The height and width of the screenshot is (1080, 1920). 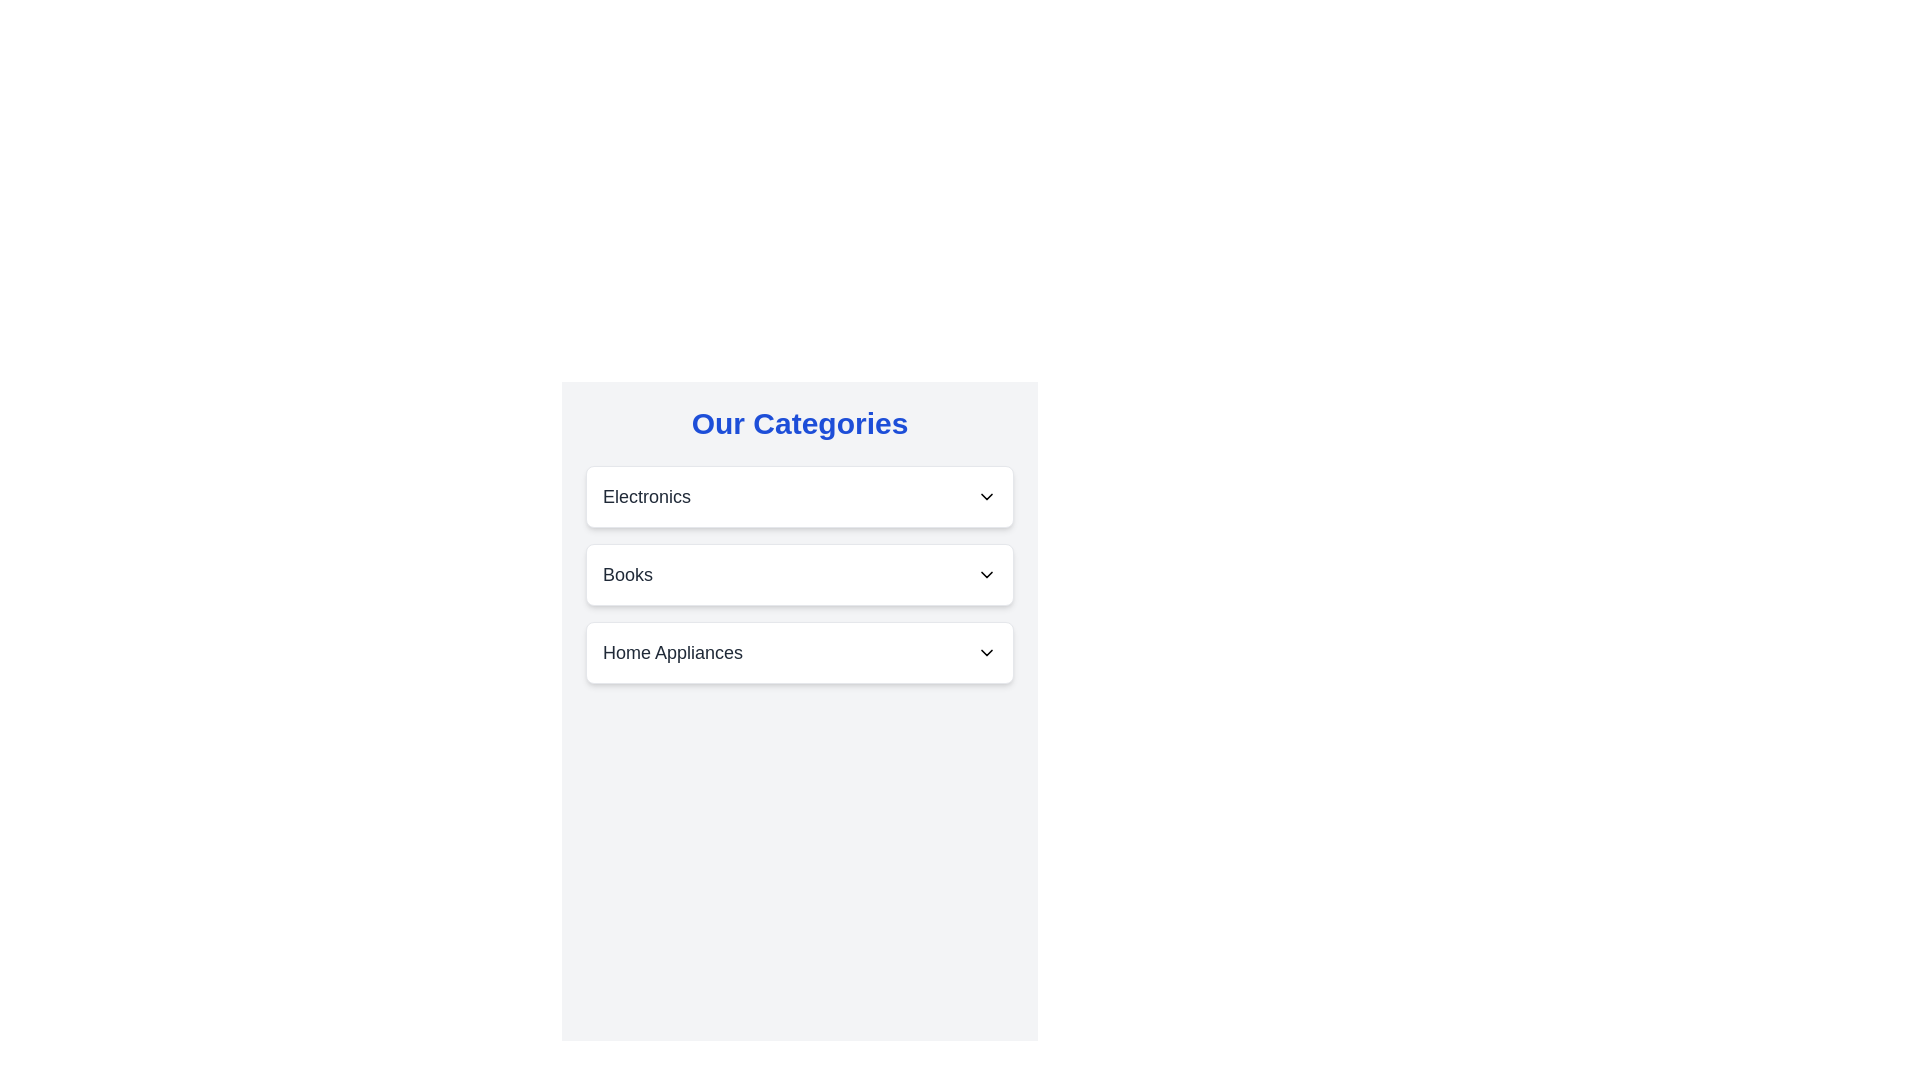 What do you see at coordinates (672, 652) in the screenshot?
I see `the 'Home Appliances' text label located in the vertical list under 'Our Categories'` at bounding box center [672, 652].